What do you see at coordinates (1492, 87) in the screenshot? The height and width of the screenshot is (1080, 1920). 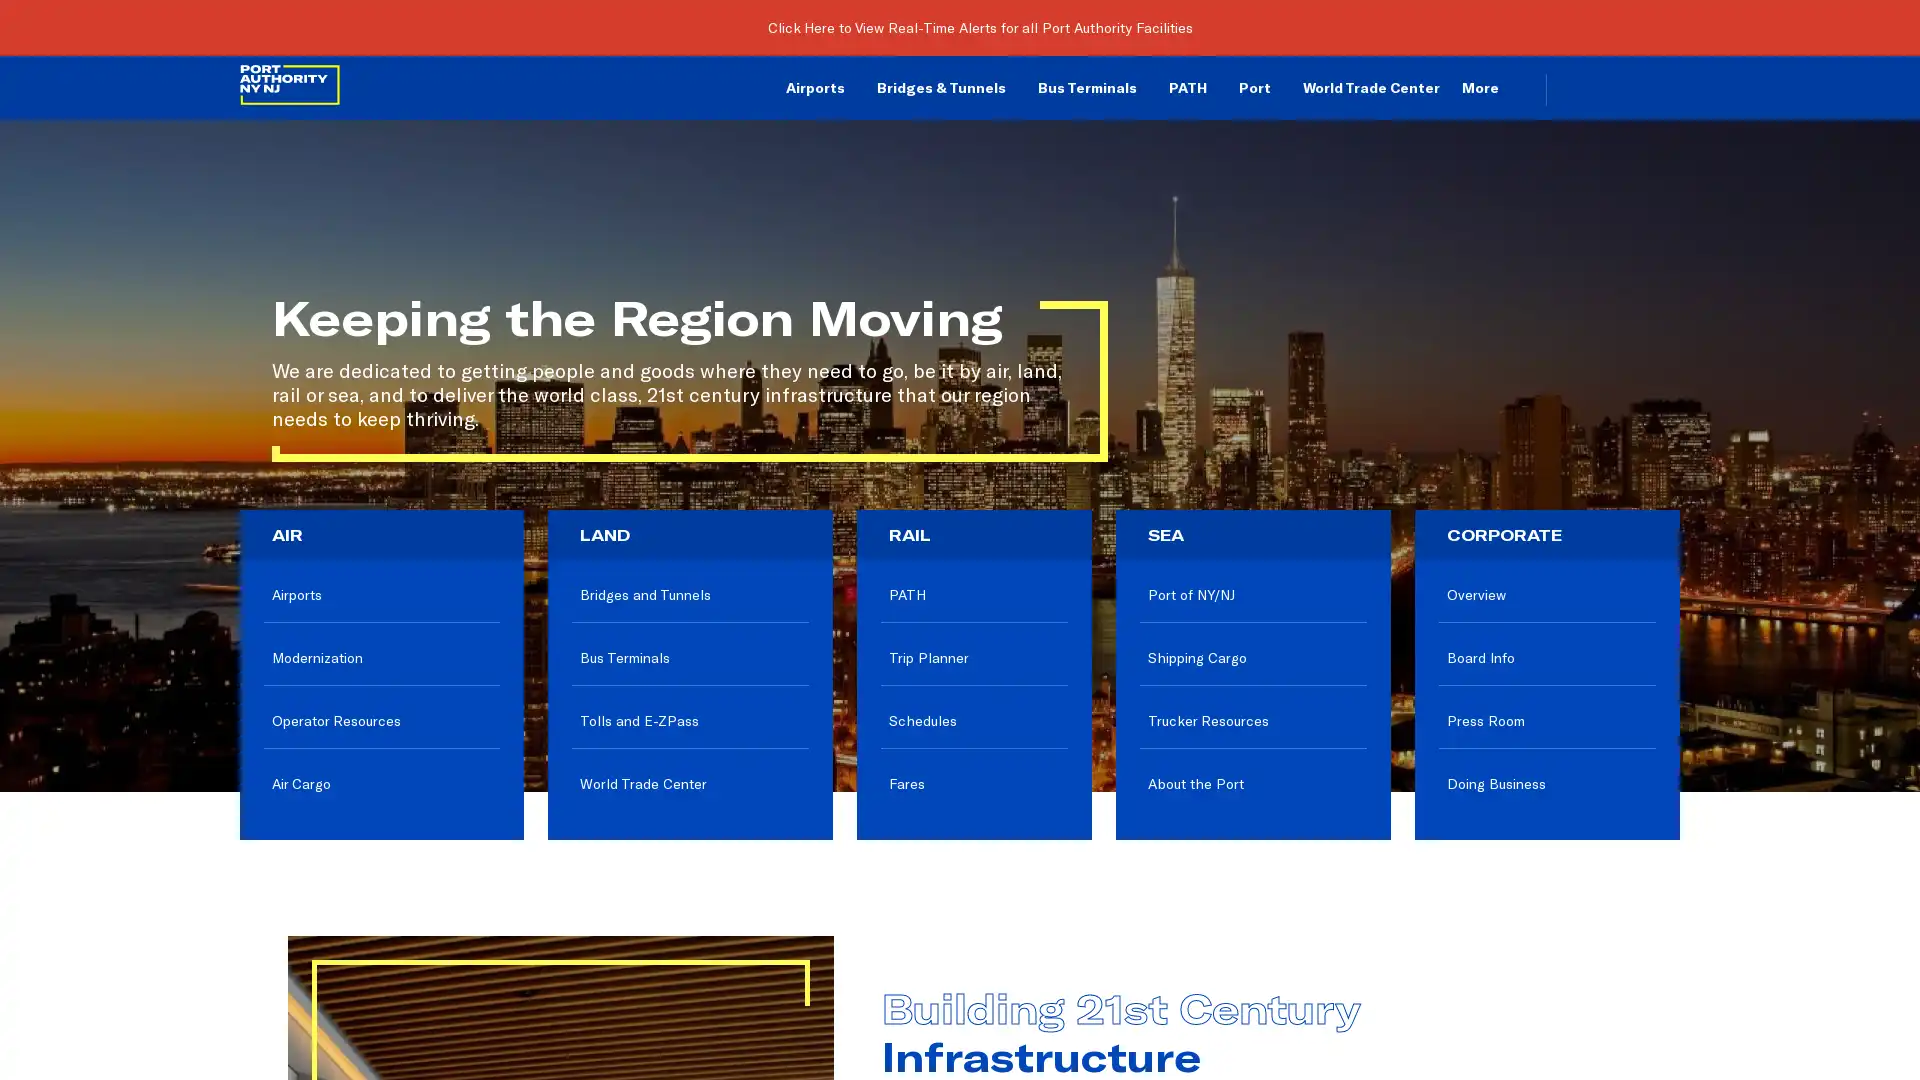 I see `More Links` at bounding box center [1492, 87].